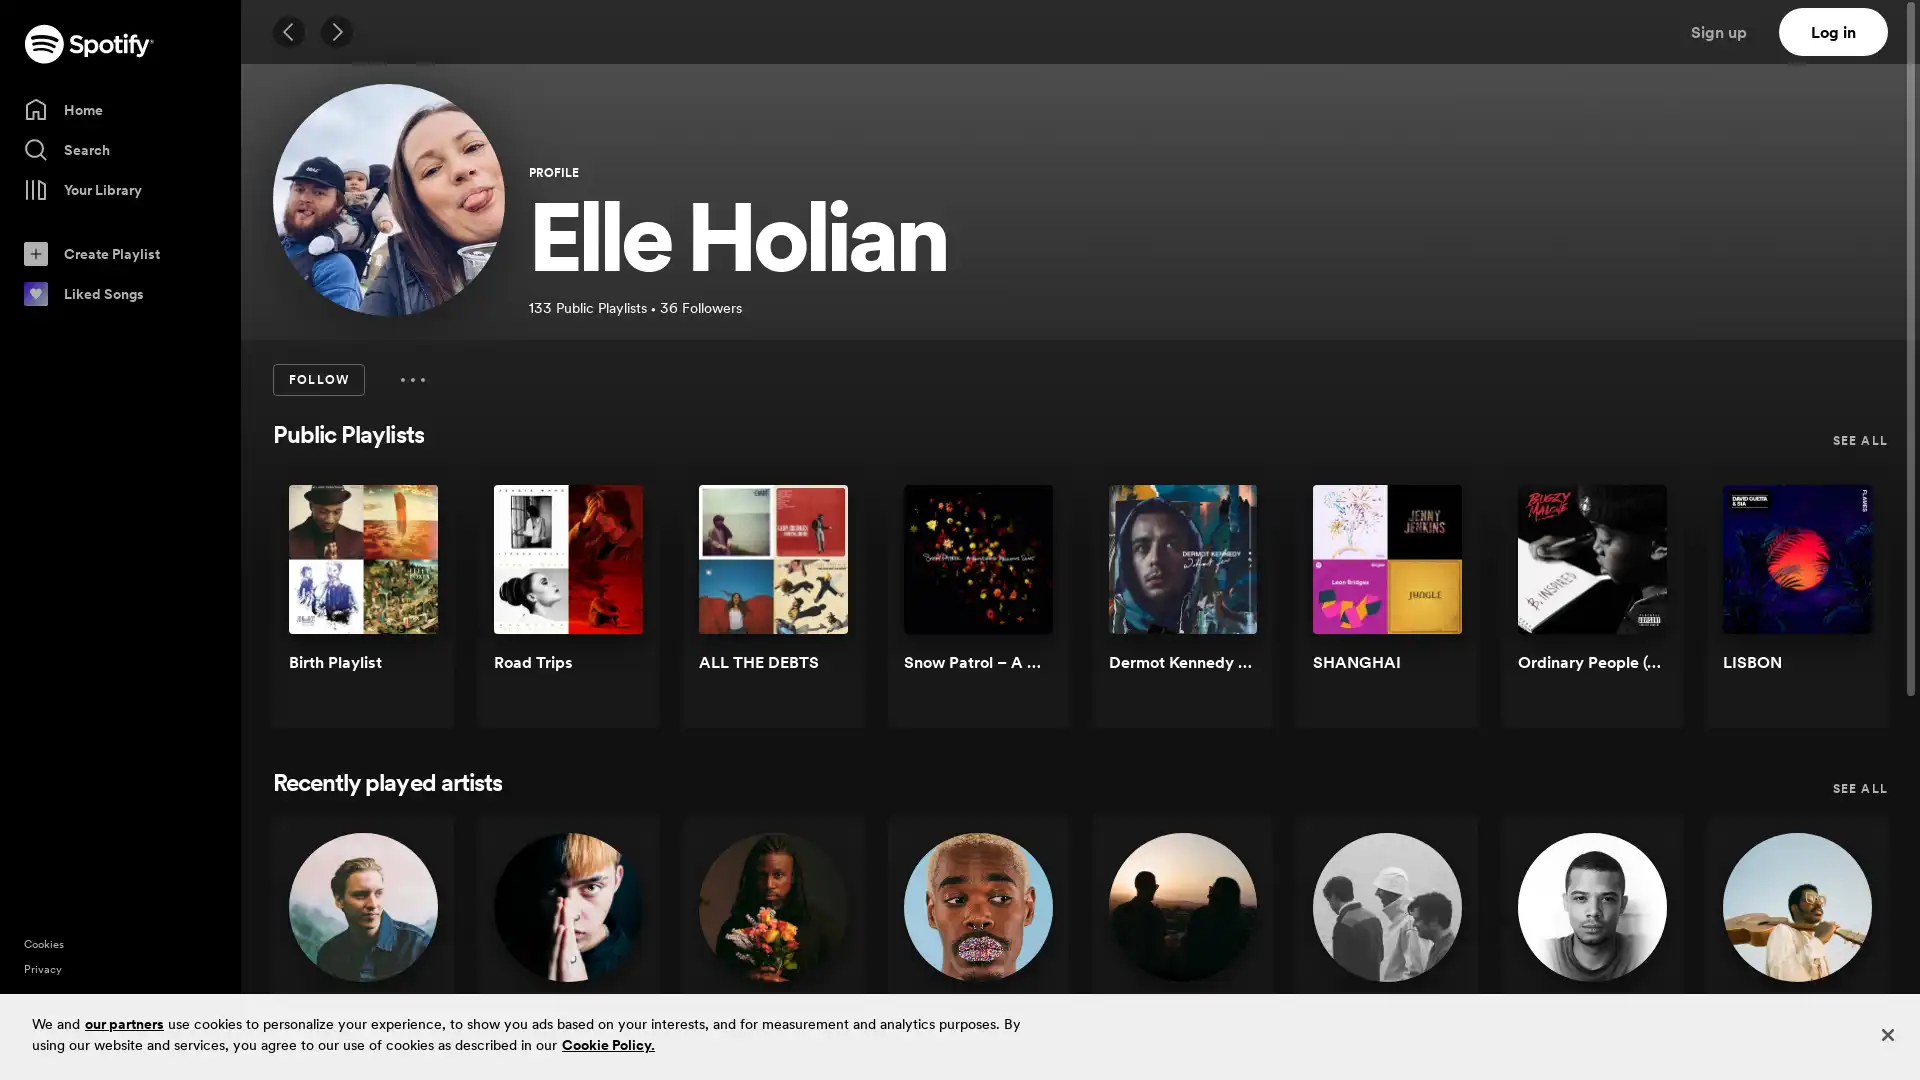  What do you see at coordinates (1223, 608) in the screenshot?
I see `Play Dermot Kennedy  Without Fear` at bounding box center [1223, 608].